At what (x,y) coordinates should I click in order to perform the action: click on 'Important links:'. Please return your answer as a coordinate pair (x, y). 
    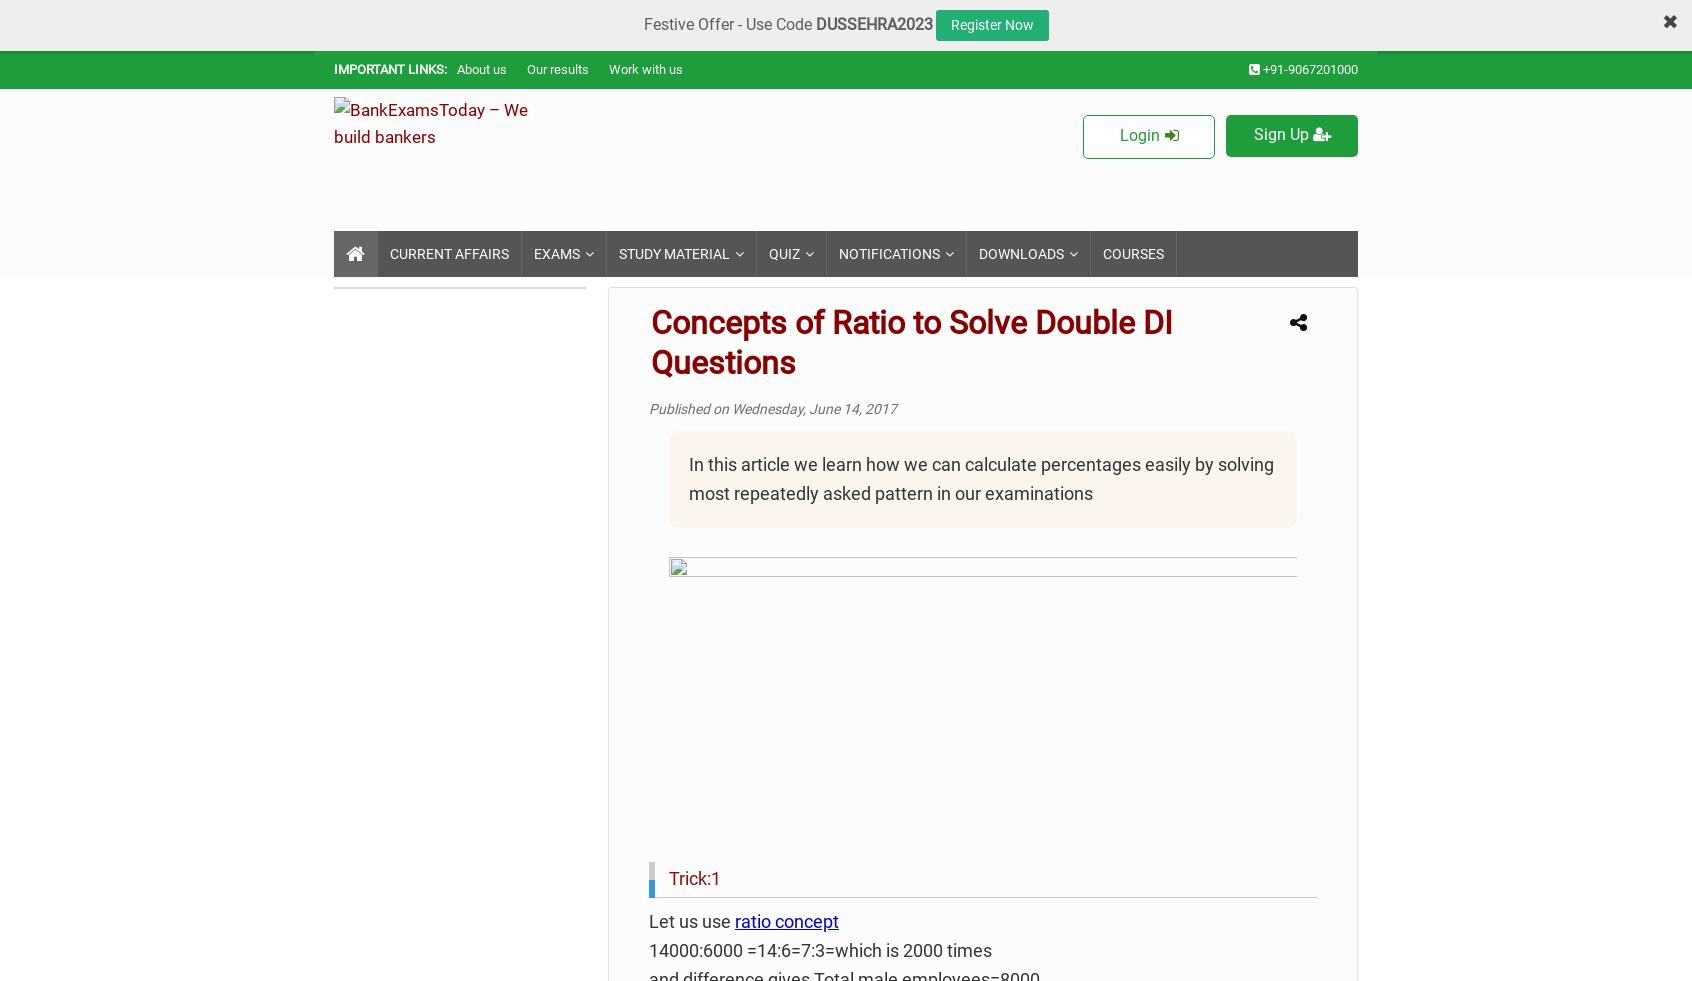
    Looking at the image, I should click on (390, 68).